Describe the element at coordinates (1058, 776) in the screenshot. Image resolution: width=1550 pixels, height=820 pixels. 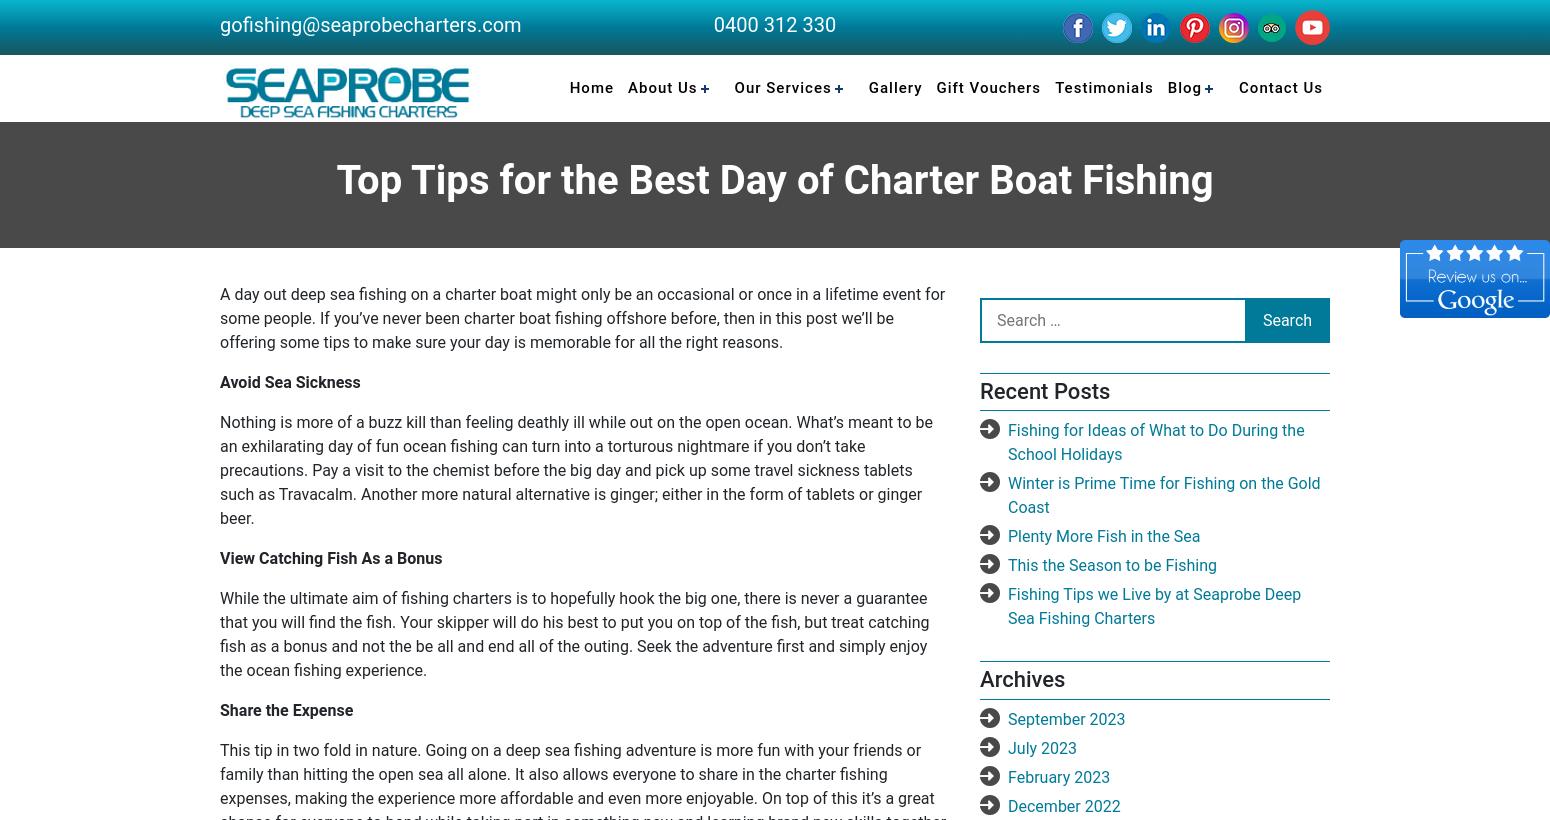
I see `'February 2023'` at that location.